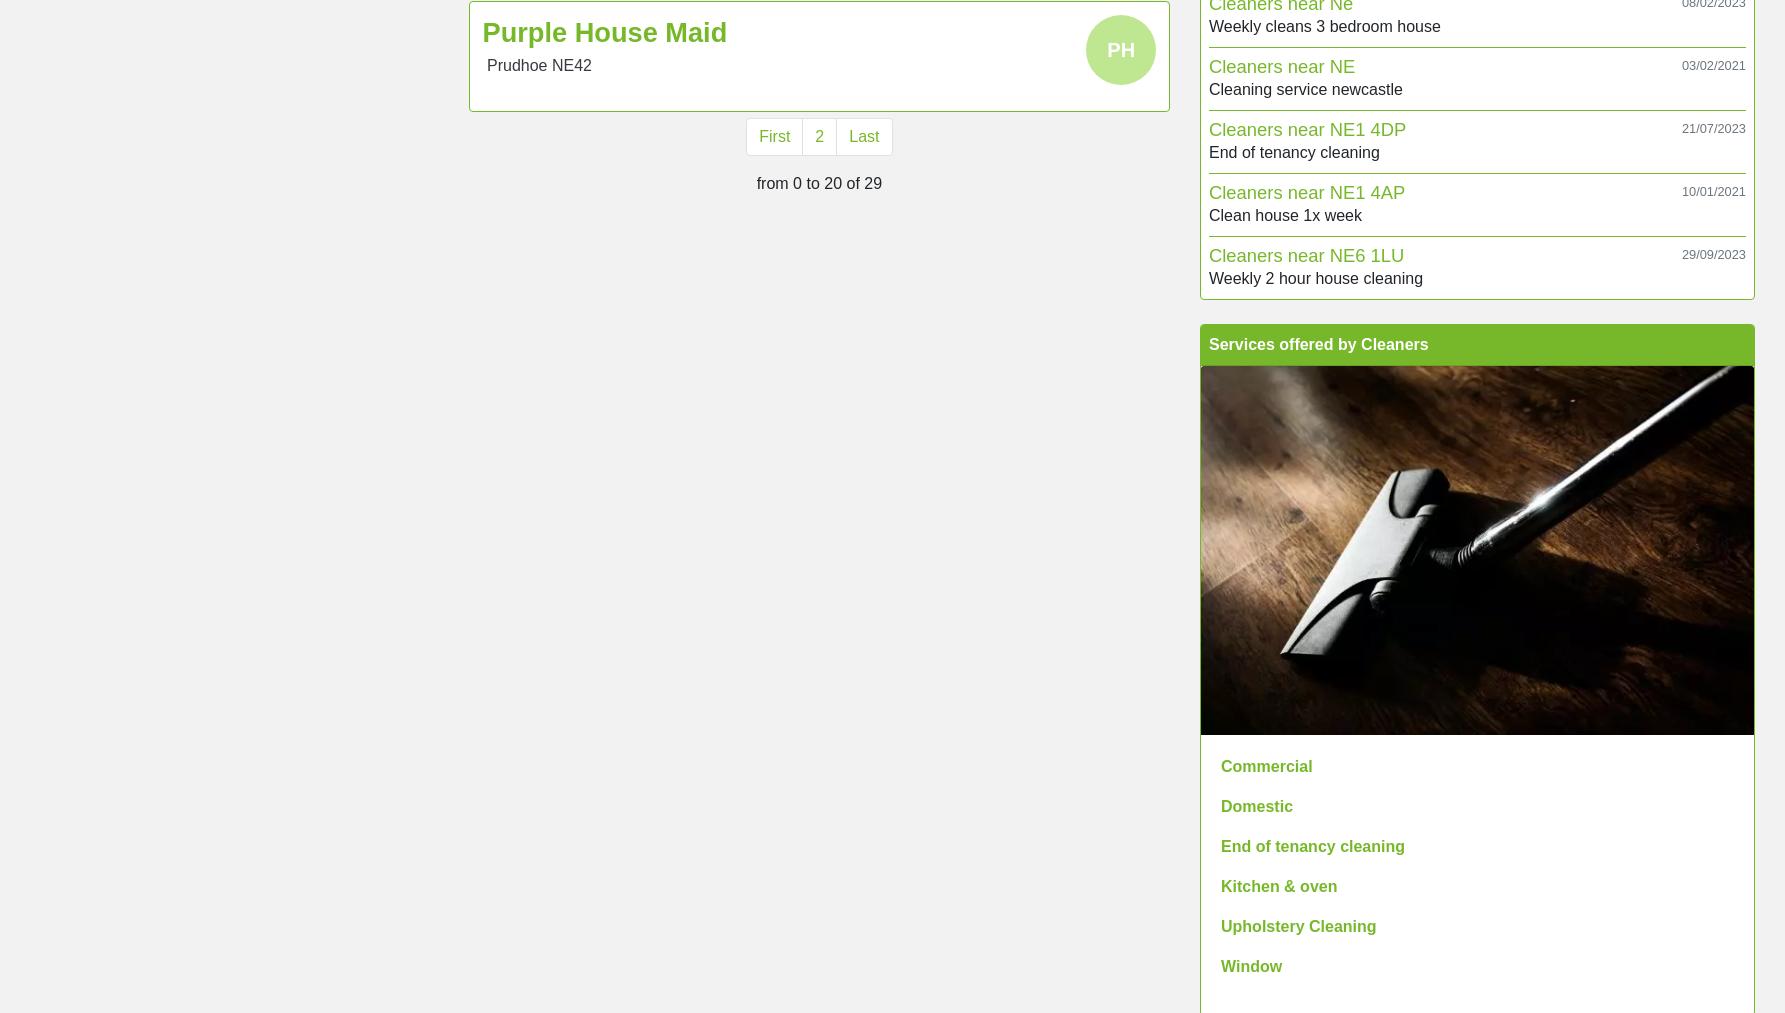 Image resolution: width=1785 pixels, height=1013 pixels. I want to click on 'Cleaners near NE1 4DP', so click(1307, 128).